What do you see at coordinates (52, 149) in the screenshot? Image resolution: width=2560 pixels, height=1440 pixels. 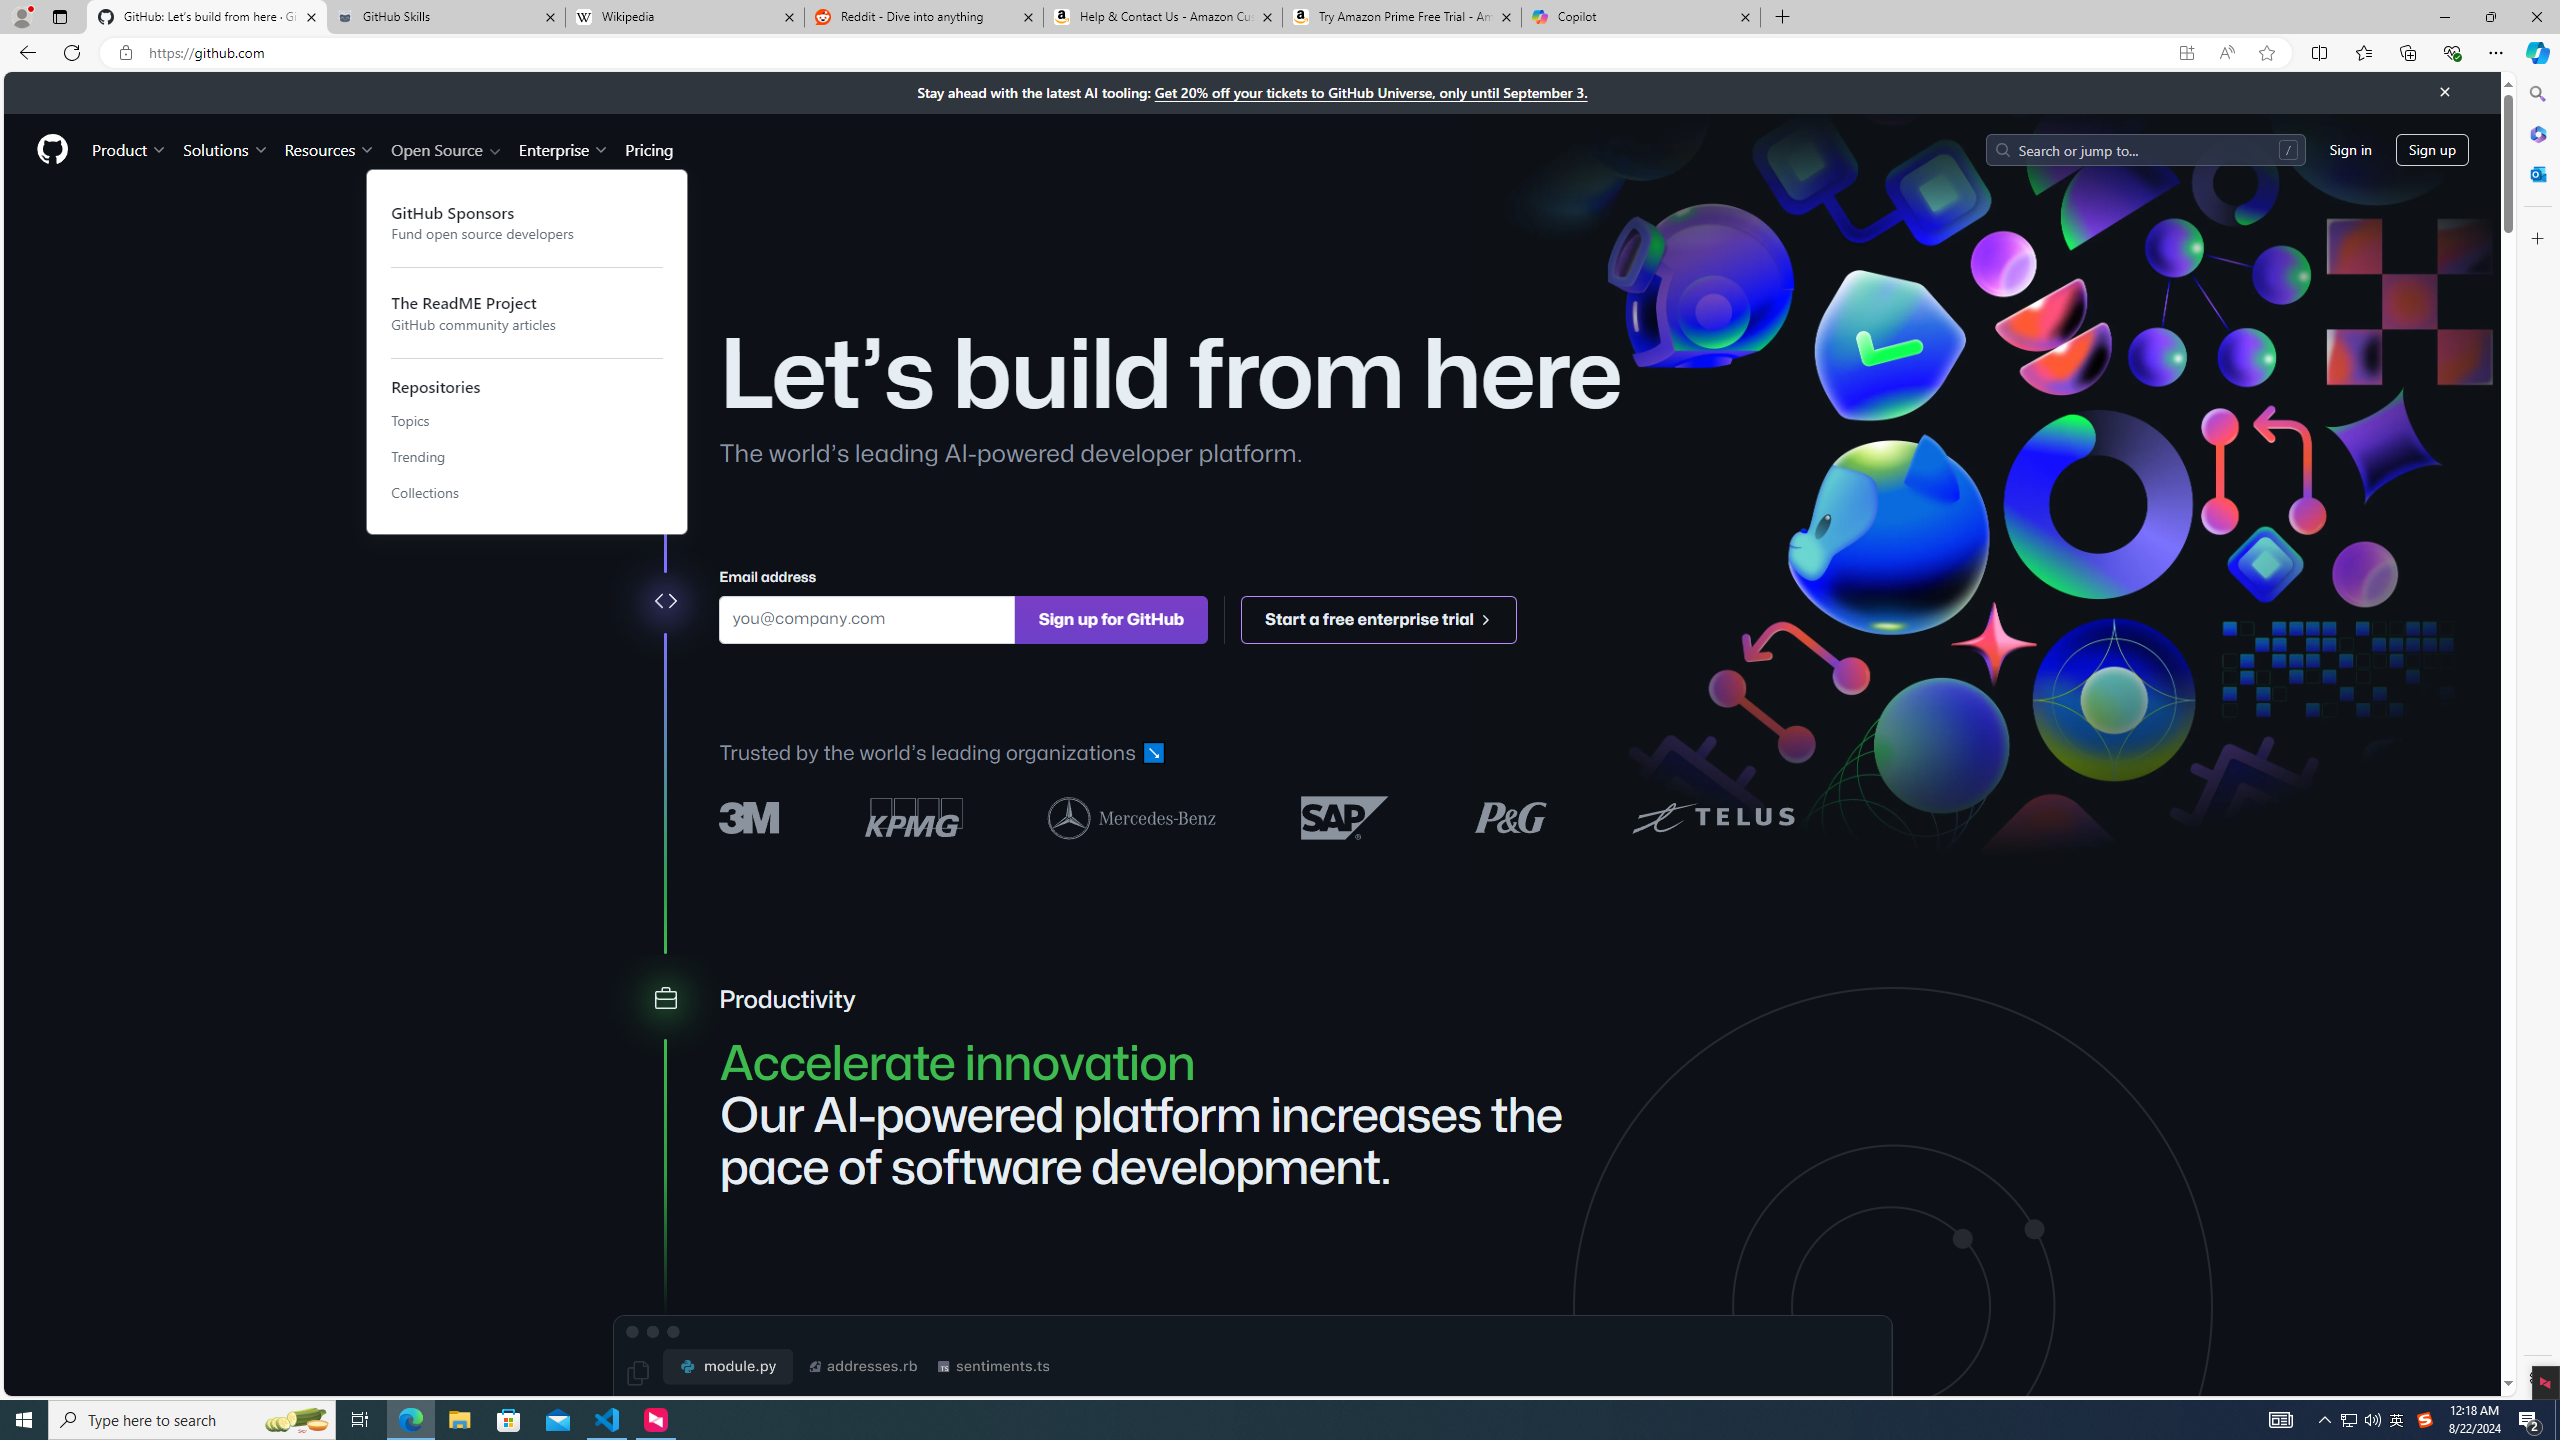 I see `'Homepage'` at bounding box center [52, 149].